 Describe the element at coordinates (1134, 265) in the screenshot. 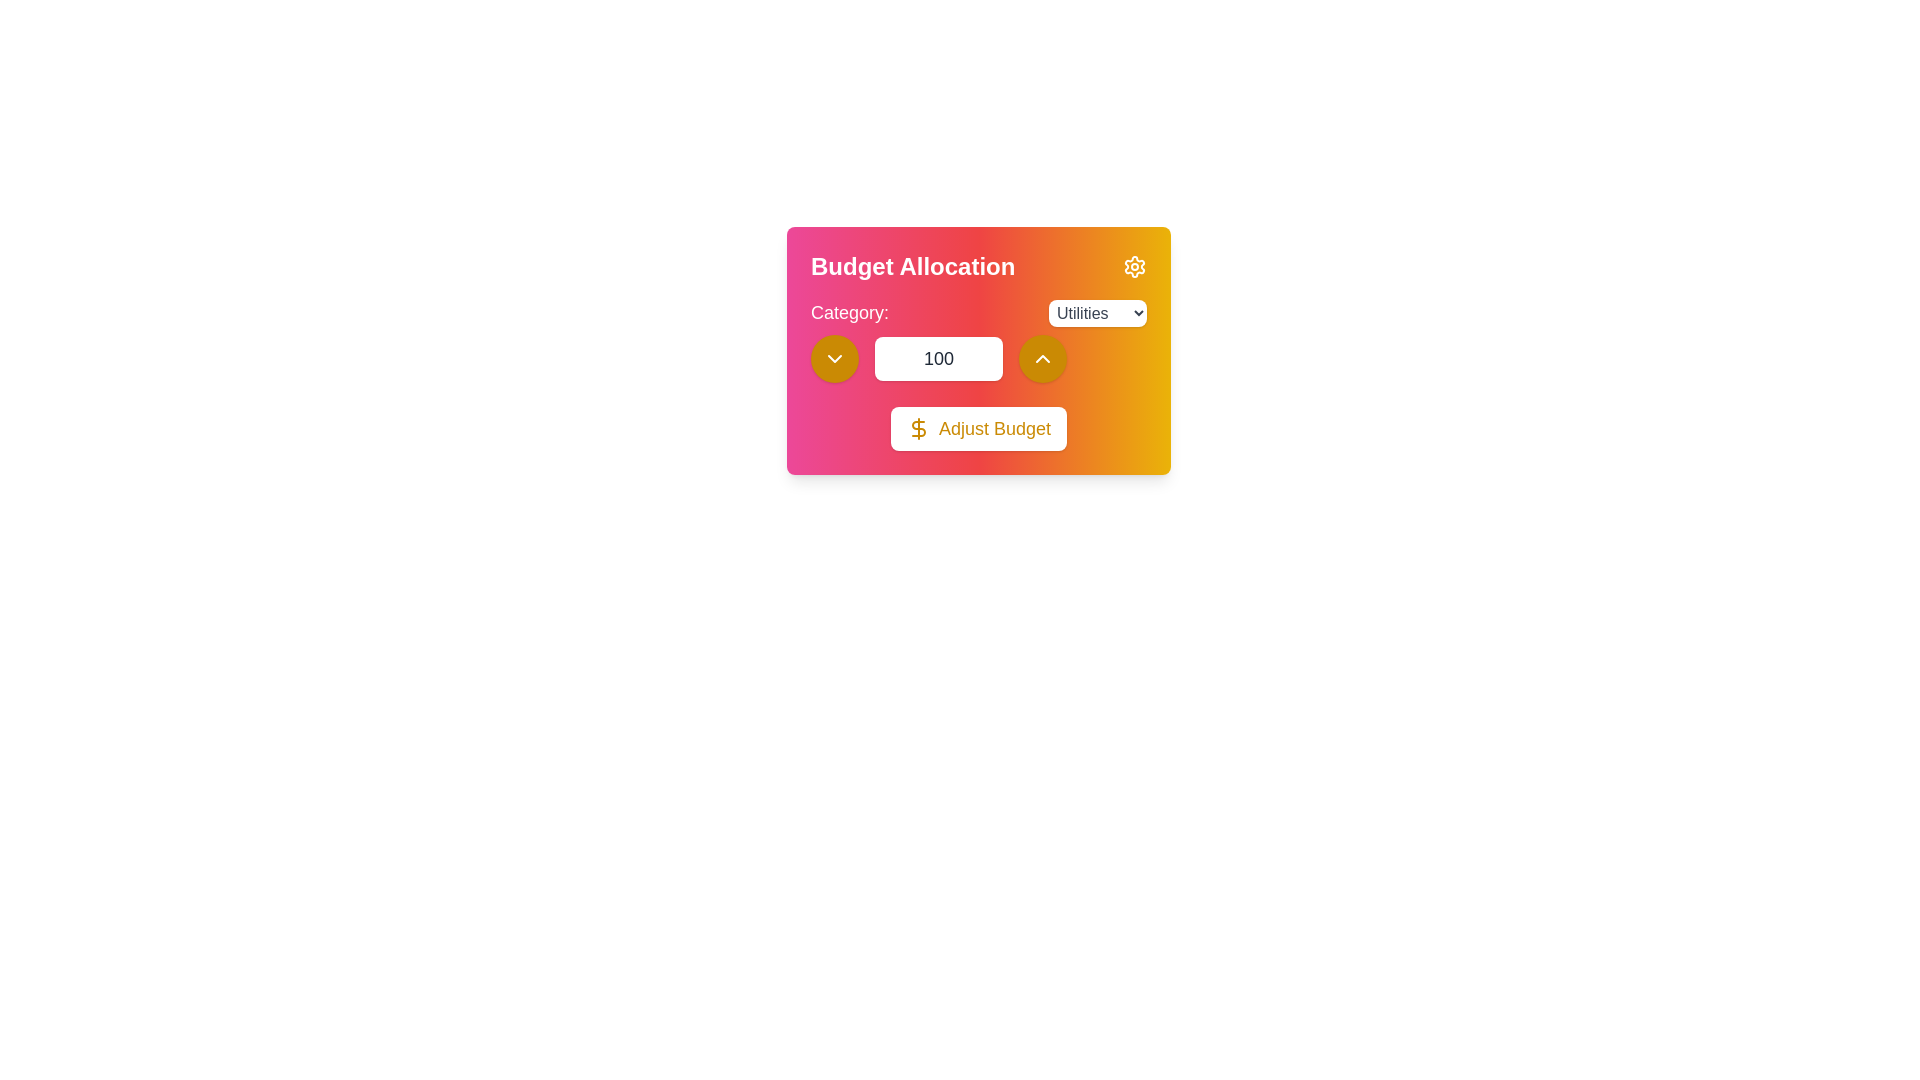

I see `the Icon Button in the top right corner of the 'Budget Allocation' panel` at that location.